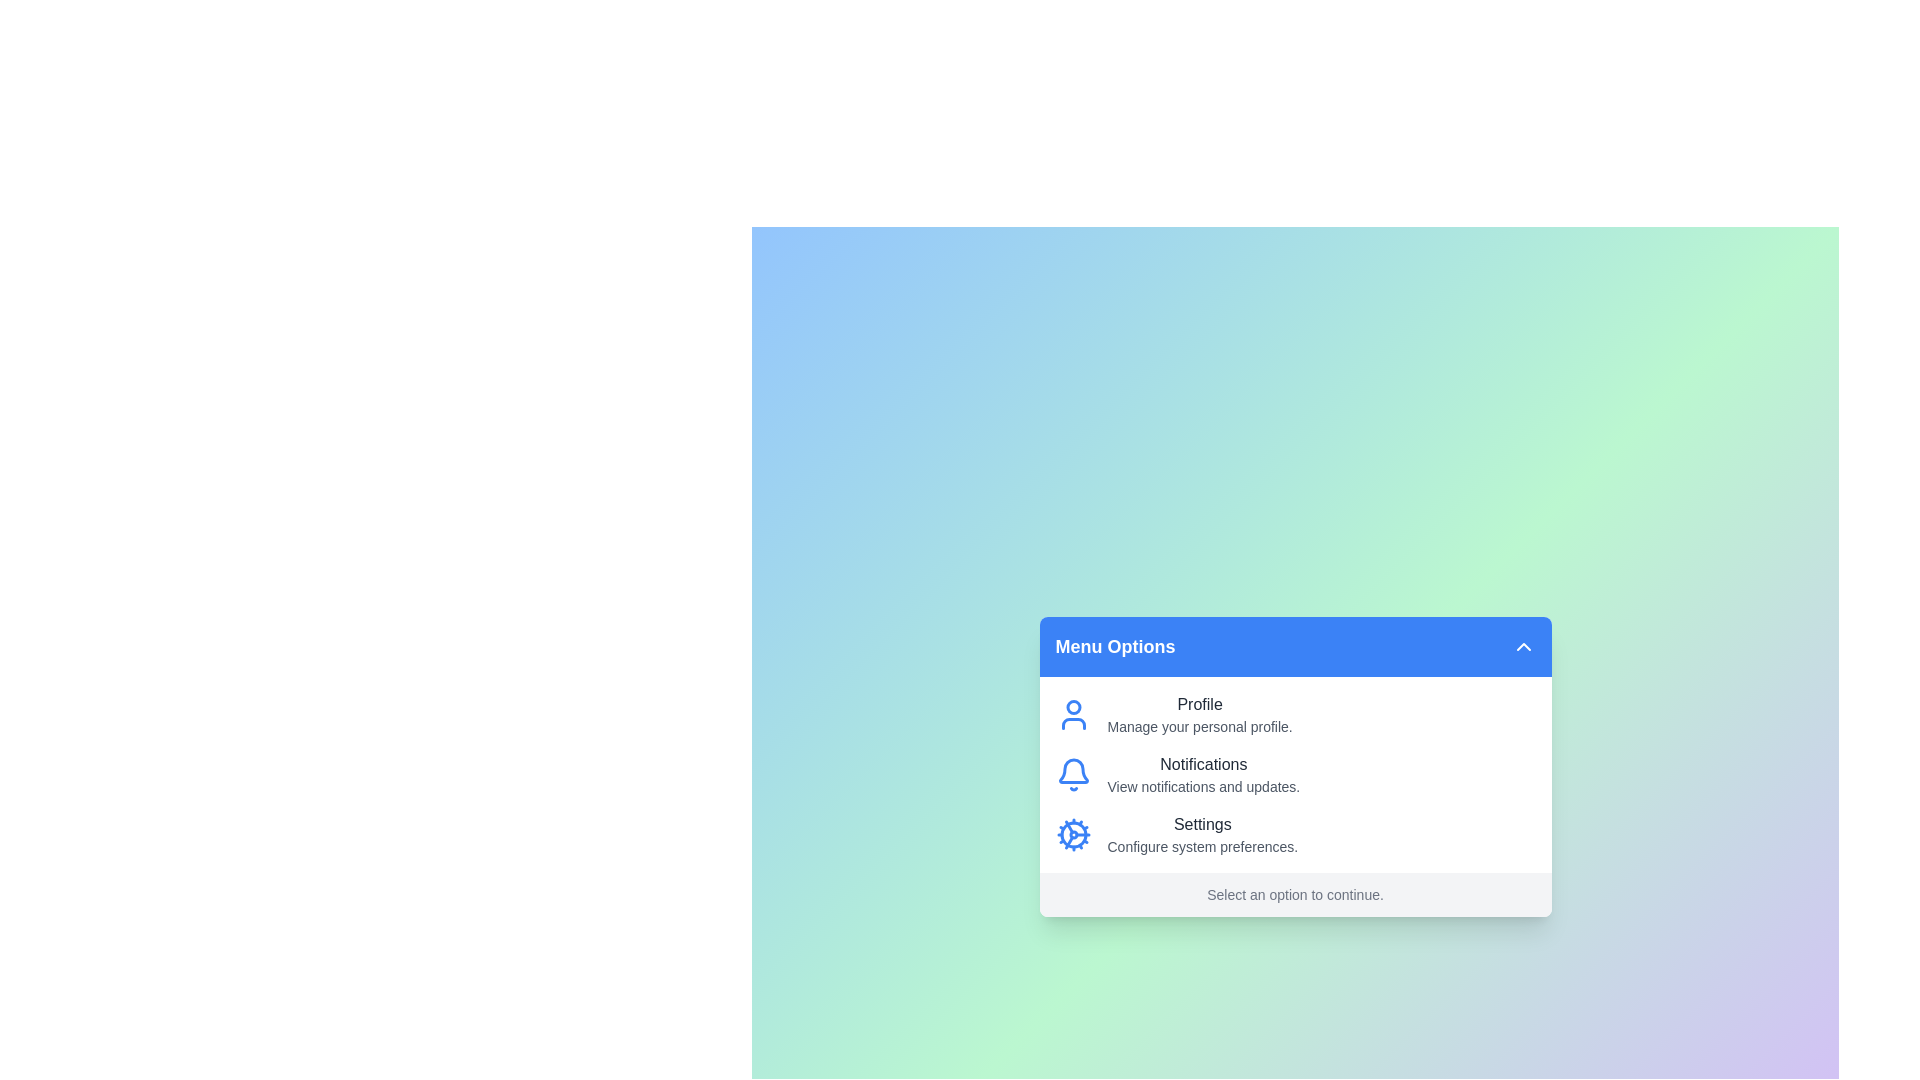 Image resolution: width=1920 pixels, height=1080 pixels. What do you see at coordinates (1200, 713) in the screenshot?
I see `the menu option Profile from the list` at bounding box center [1200, 713].